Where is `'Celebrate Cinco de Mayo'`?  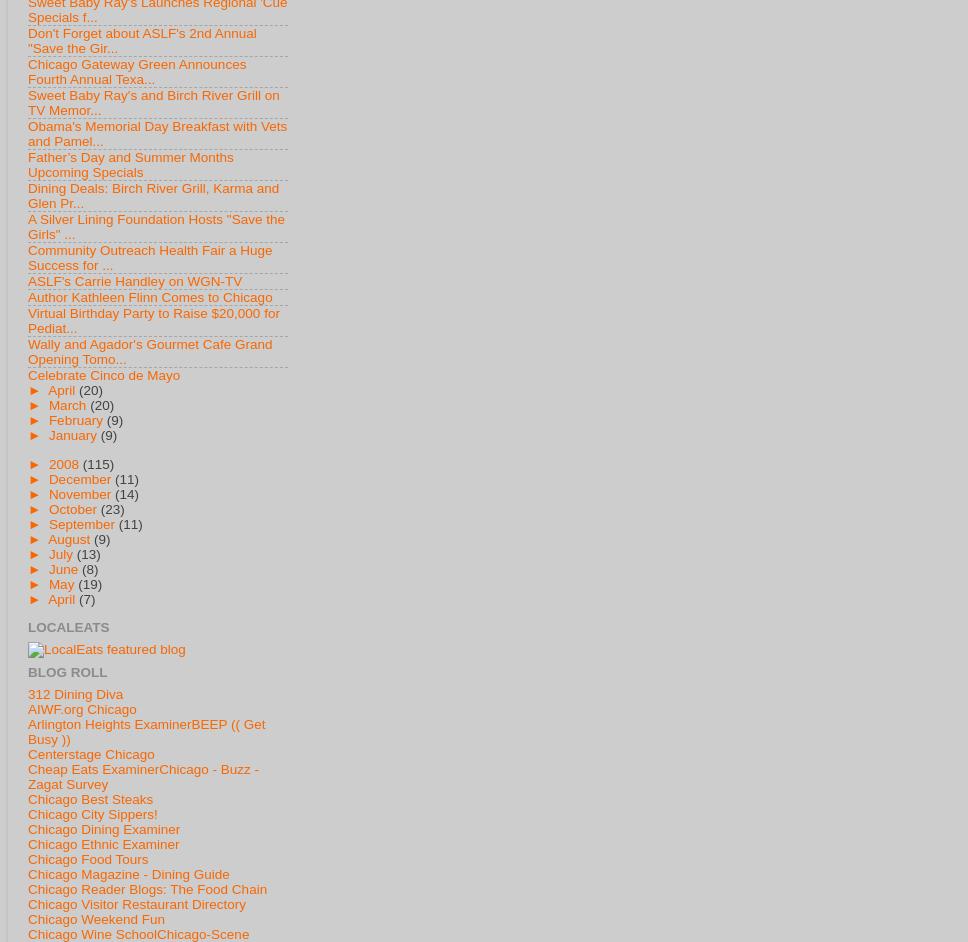
'Celebrate Cinco de Mayo' is located at coordinates (103, 374).